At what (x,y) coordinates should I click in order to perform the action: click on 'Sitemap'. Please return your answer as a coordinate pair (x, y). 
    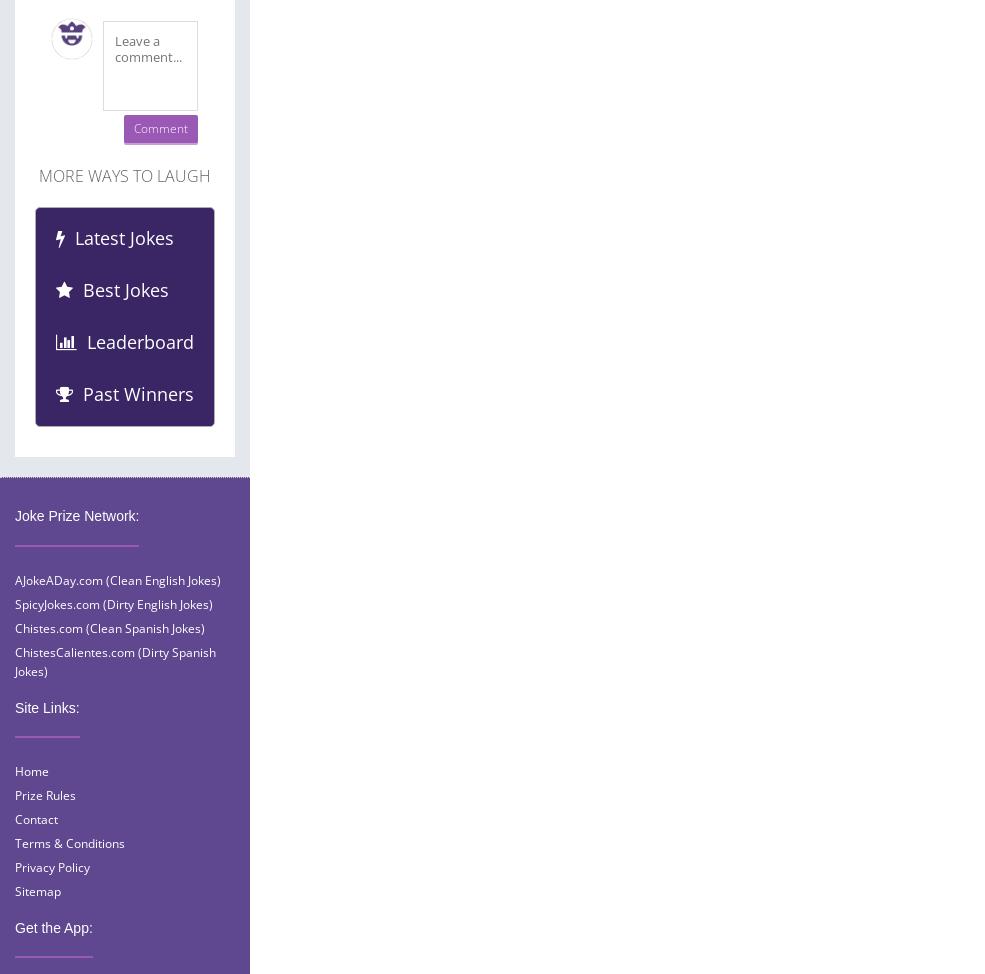
    Looking at the image, I should click on (37, 891).